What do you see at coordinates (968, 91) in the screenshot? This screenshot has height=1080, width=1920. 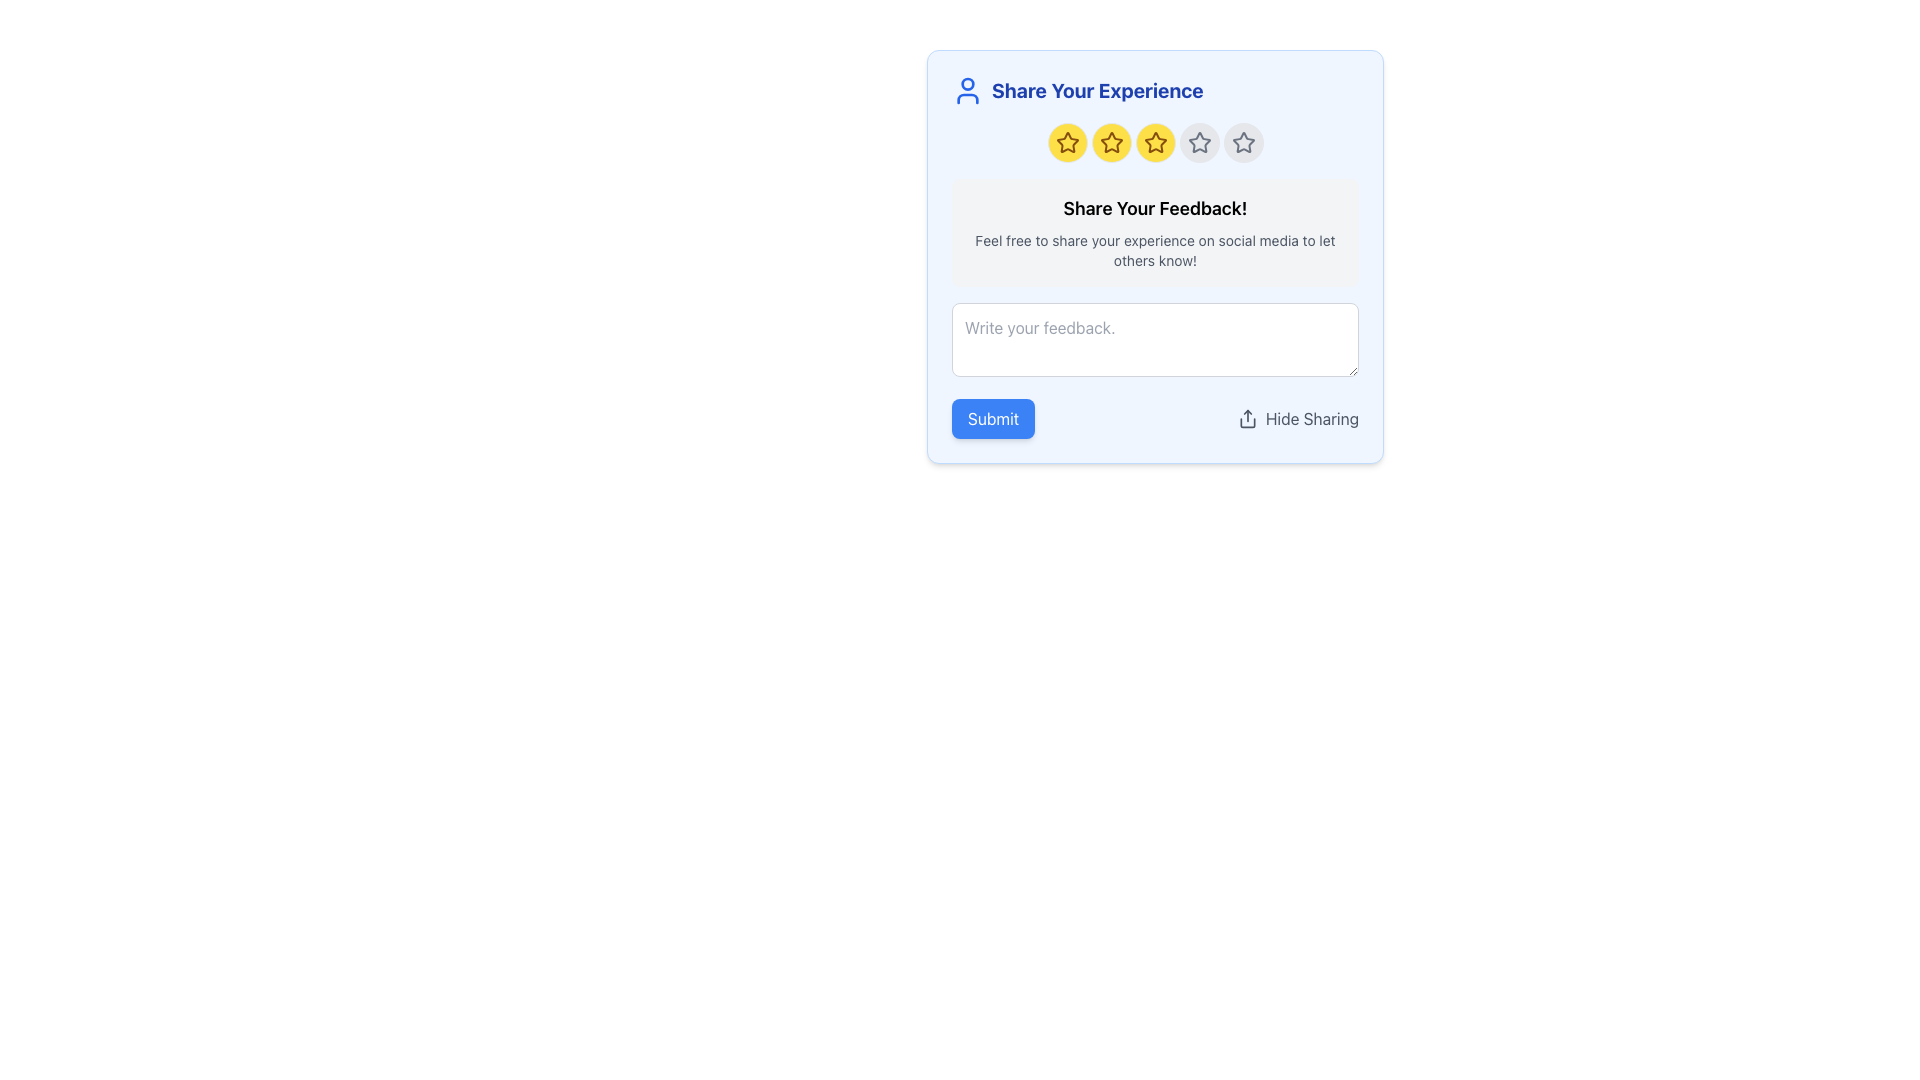 I see `the user profile icon located in the top-left corner of the 'Share Your Experience' section for aesthetic purposes` at bounding box center [968, 91].